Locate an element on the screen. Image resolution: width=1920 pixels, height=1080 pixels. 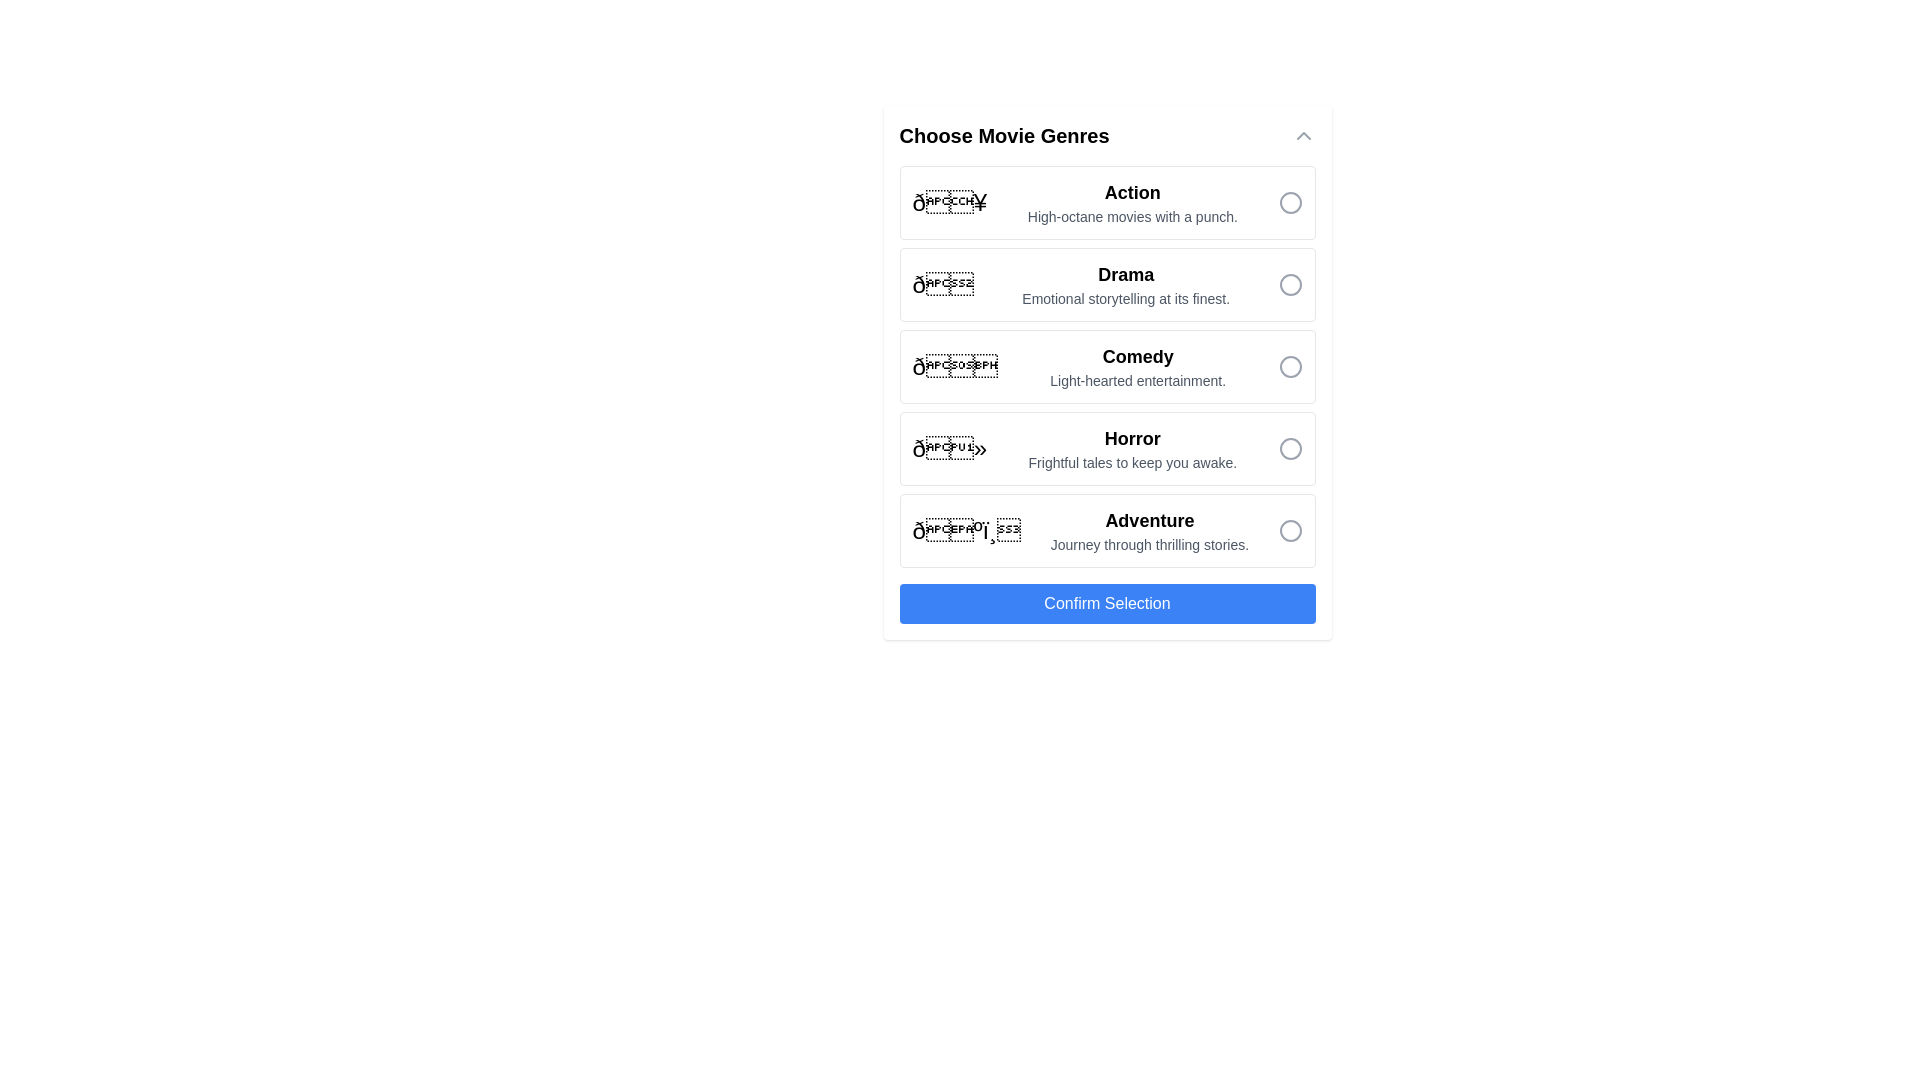
the 'Horror' genre title and description text label, which is the fourth item in the vertical list of the genre selection panel is located at coordinates (1132, 447).